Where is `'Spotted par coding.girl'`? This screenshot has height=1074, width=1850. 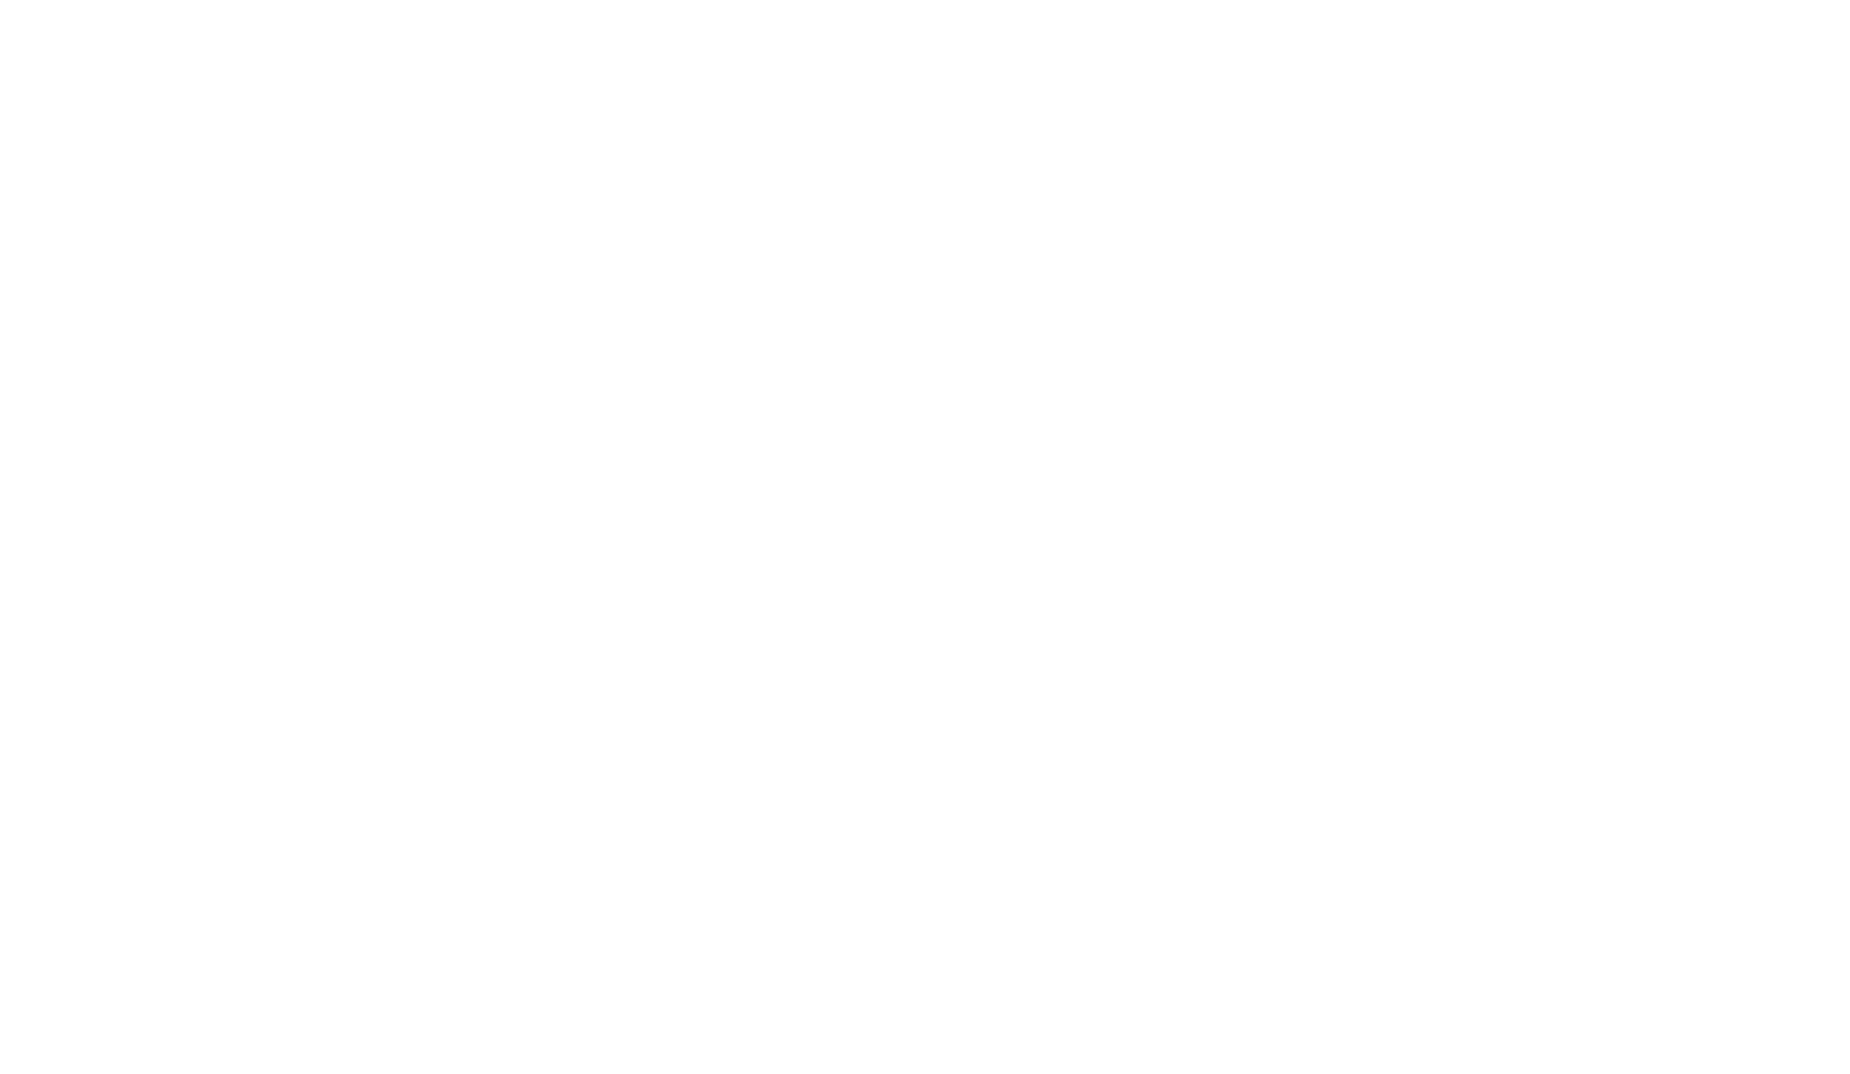
'Spotted par coding.girl' is located at coordinates (443, 594).